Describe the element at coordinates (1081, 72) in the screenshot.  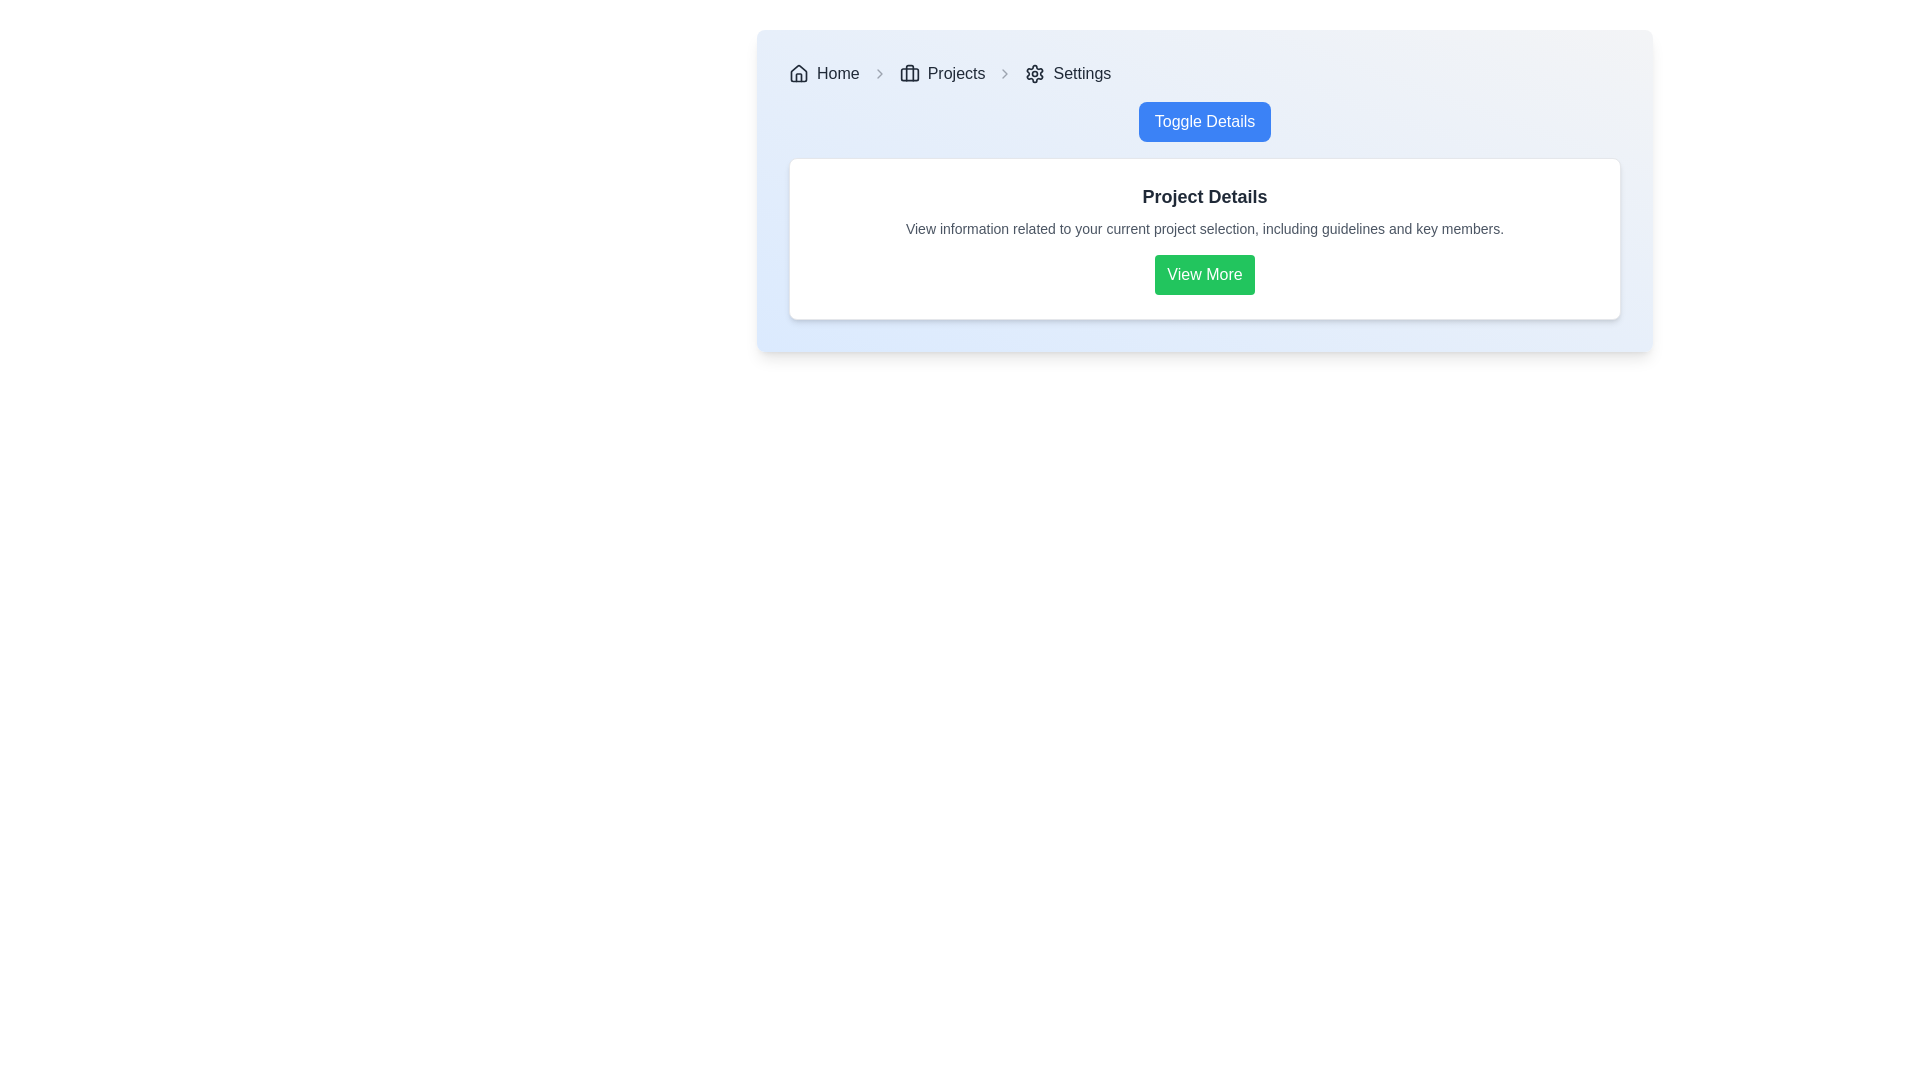
I see `the 'Settings' text label, which is the fourth item in a horizontal breadcrumb navigation, positioned to the right of a gear icon` at that location.